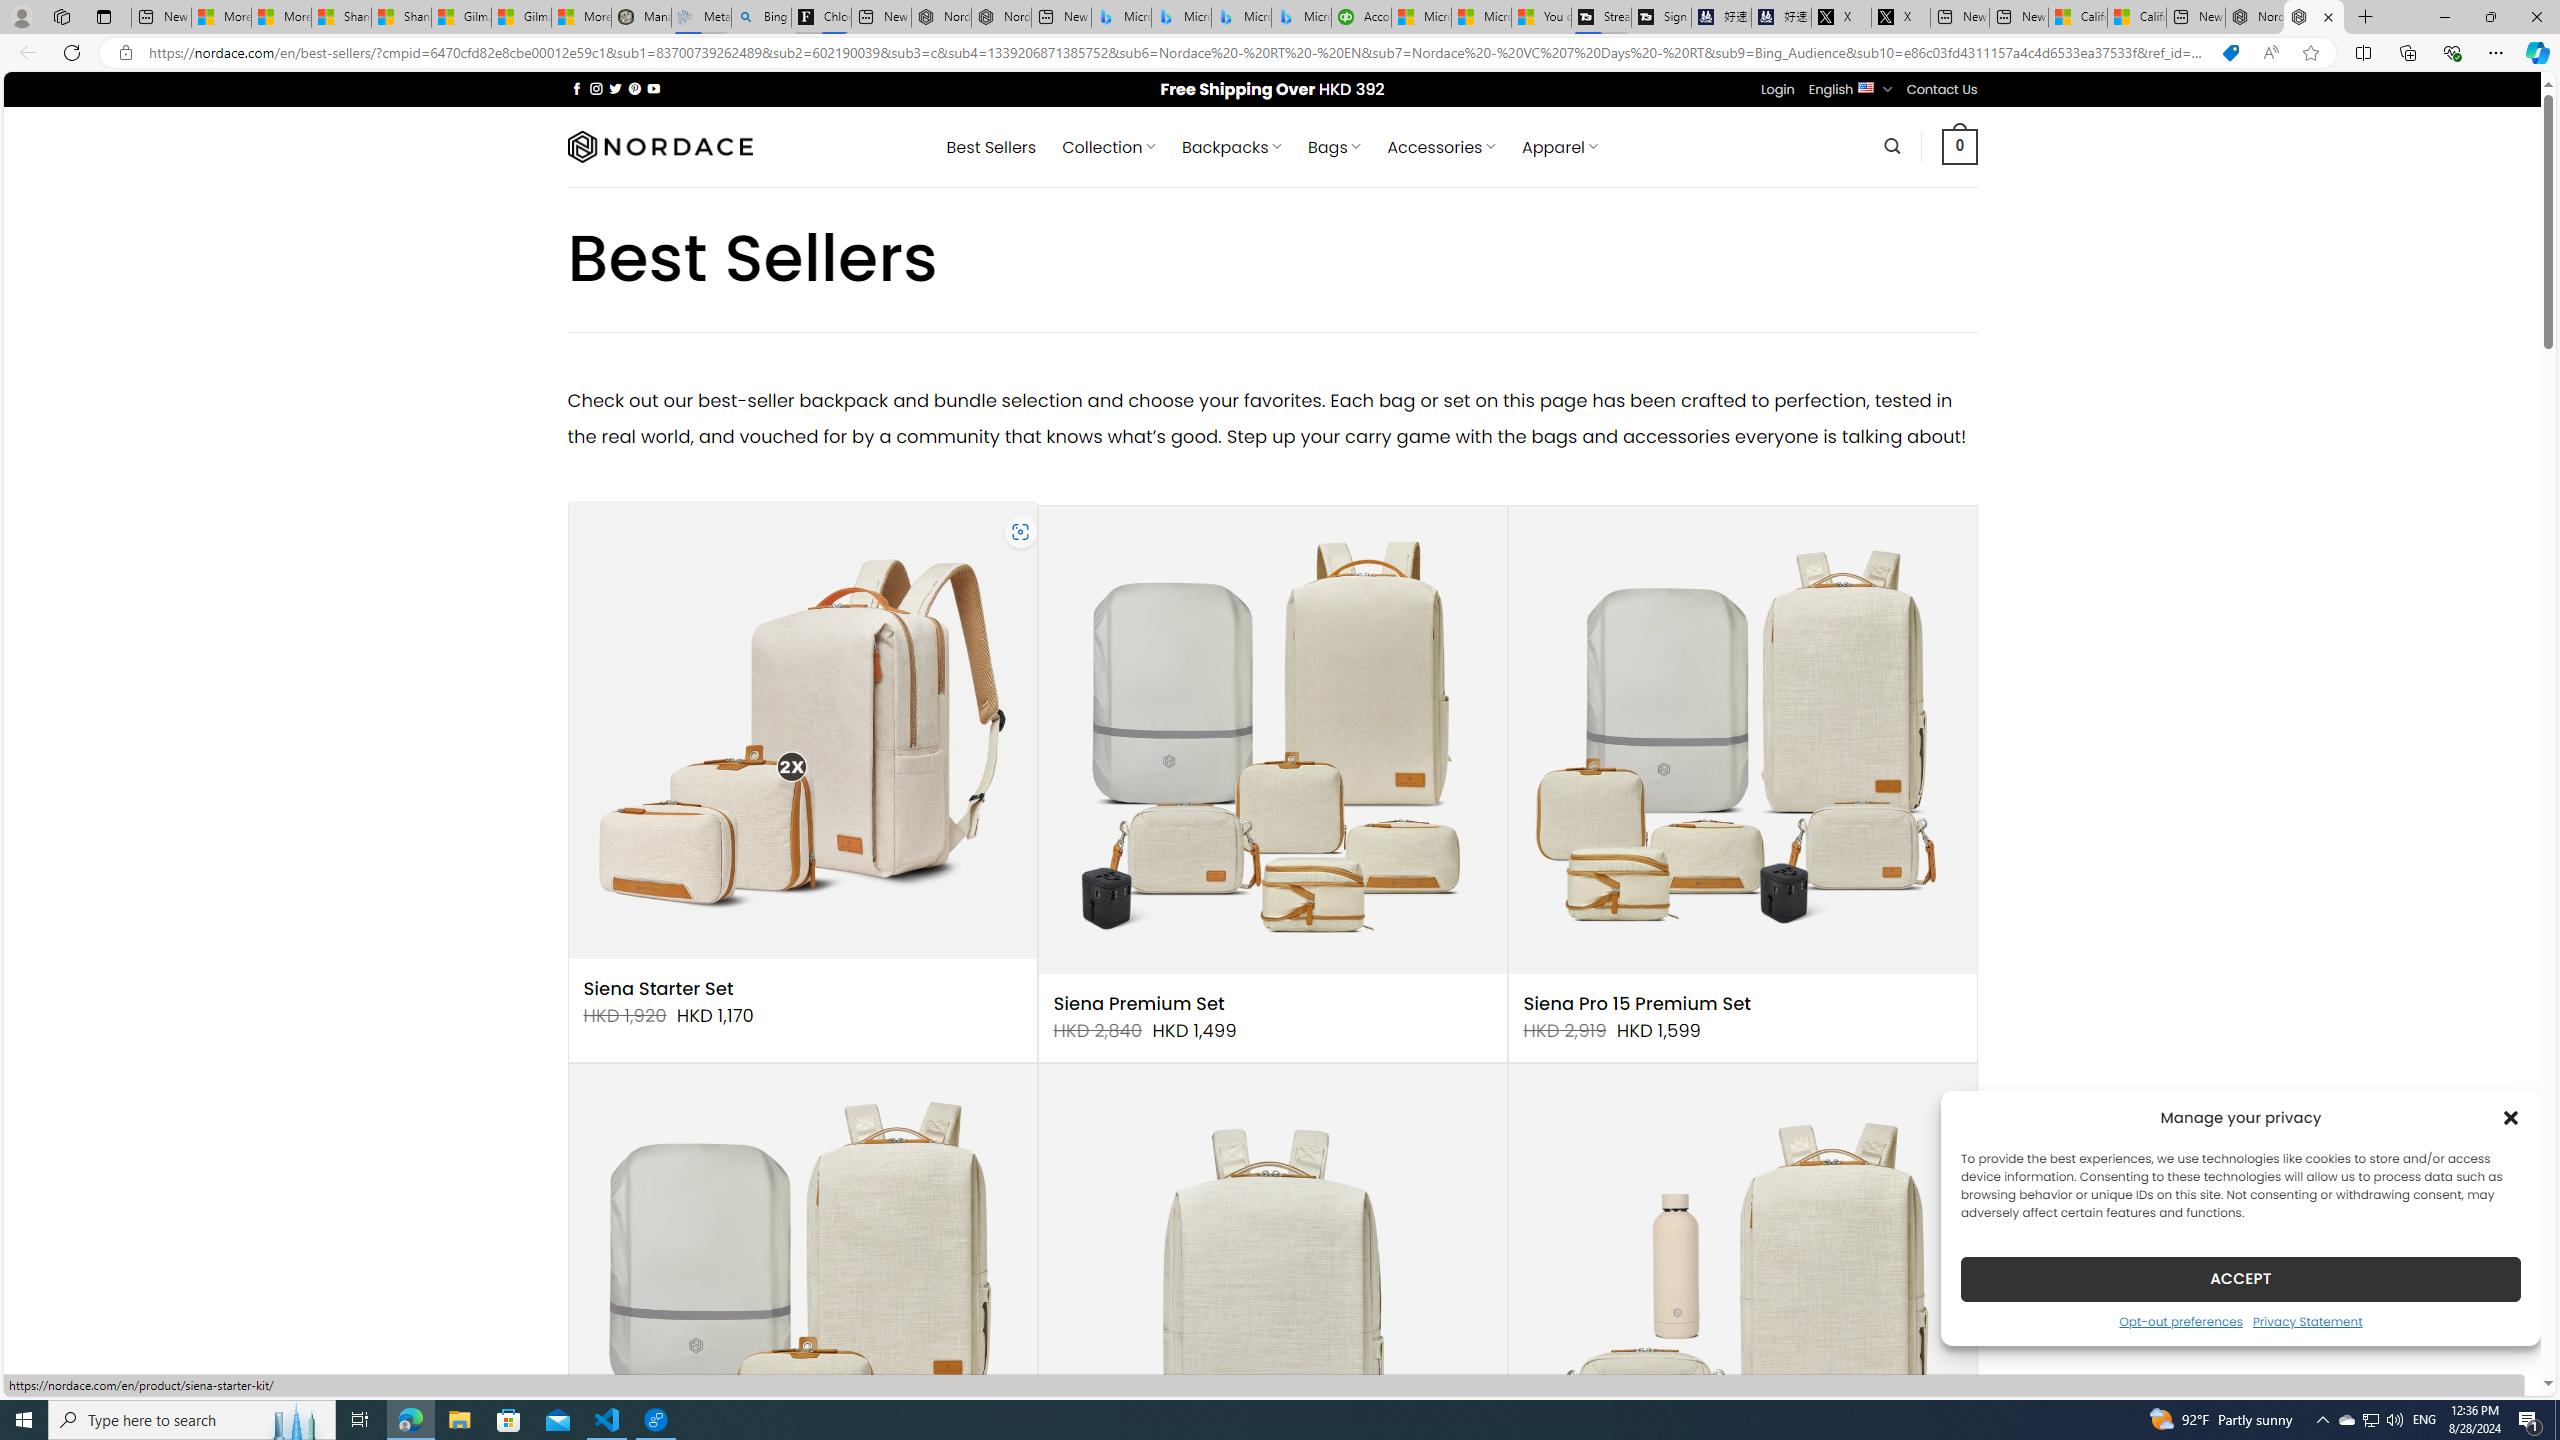 This screenshot has height=1440, width=2560. I want to click on 'Manatee Mortality Statistics | FWC', so click(641, 16).